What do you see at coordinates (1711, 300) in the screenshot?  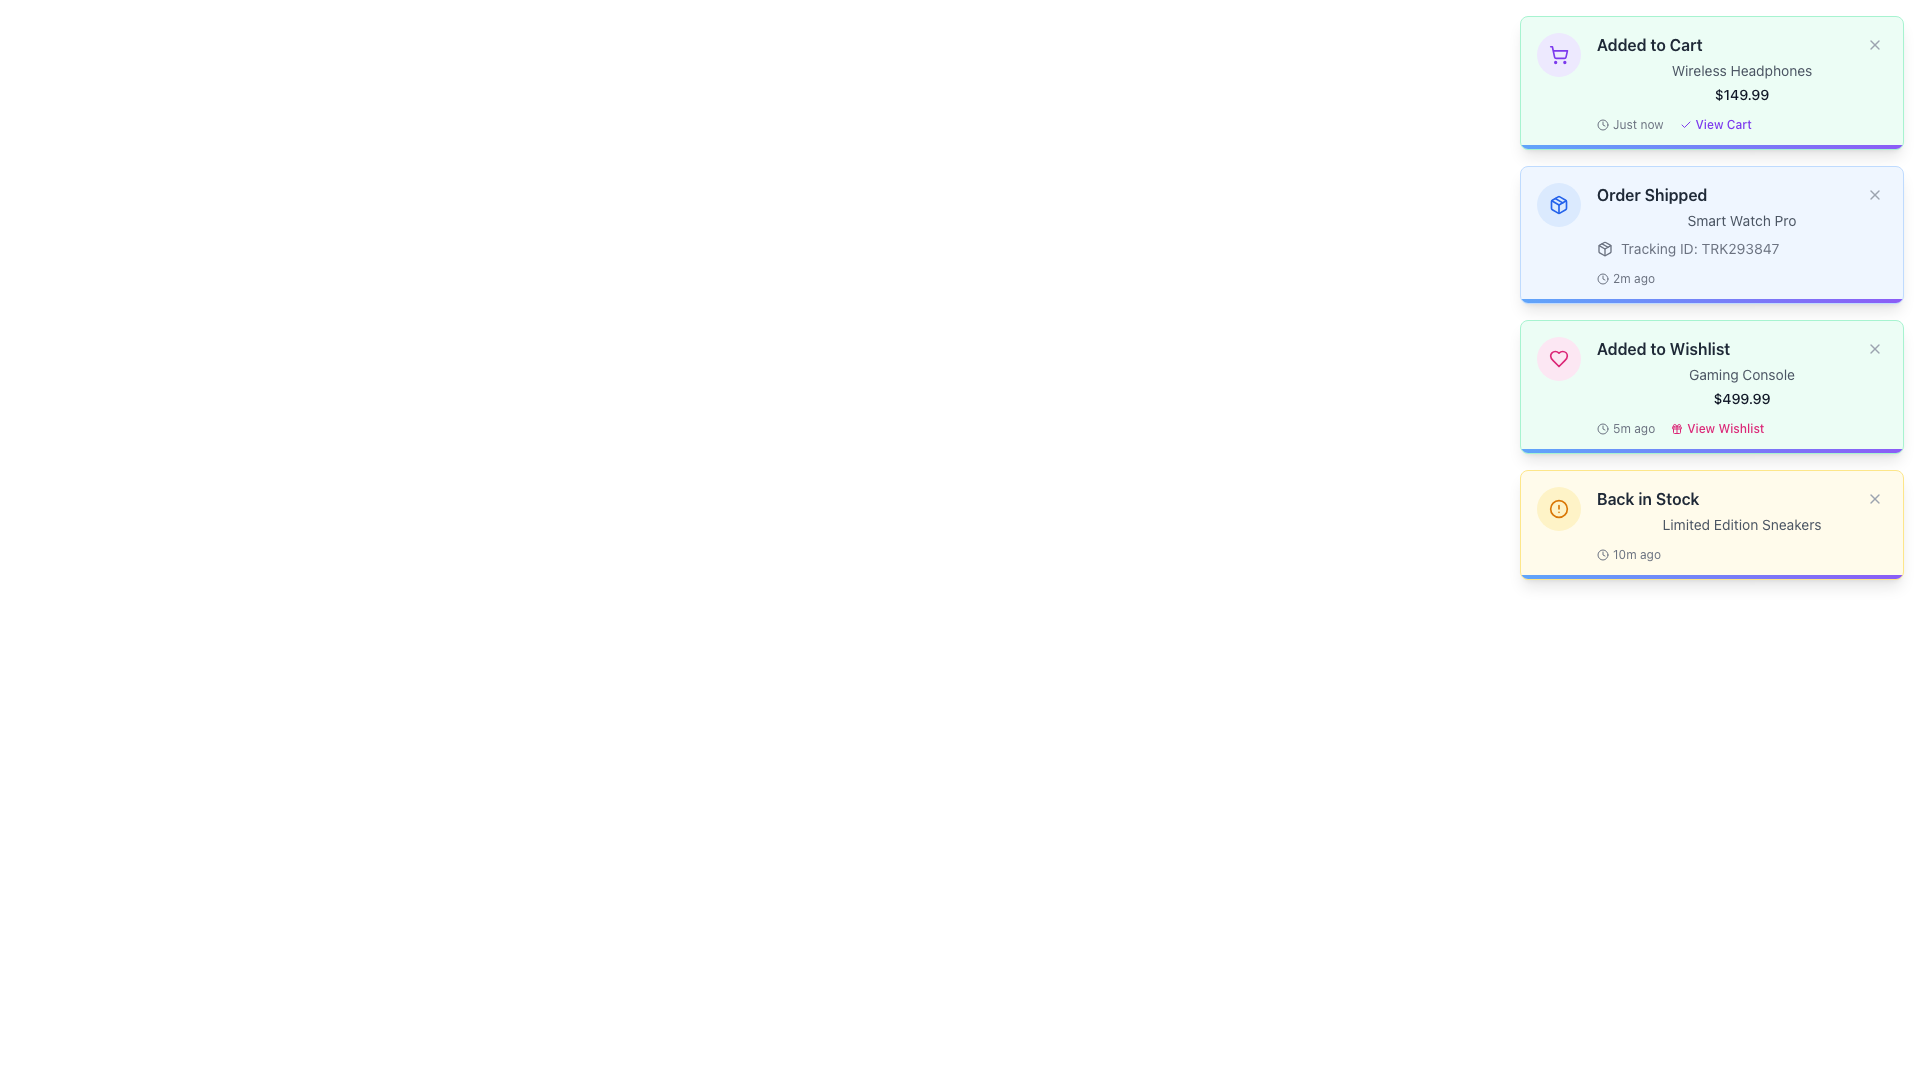 I see `the progress bar located at the bottom edge of the 'Order Shipped' notification card, underneath the content of the card, which includes 'Order Shipped', 'Smart Watch Pro', and a tracking ID` at bounding box center [1711, 300].